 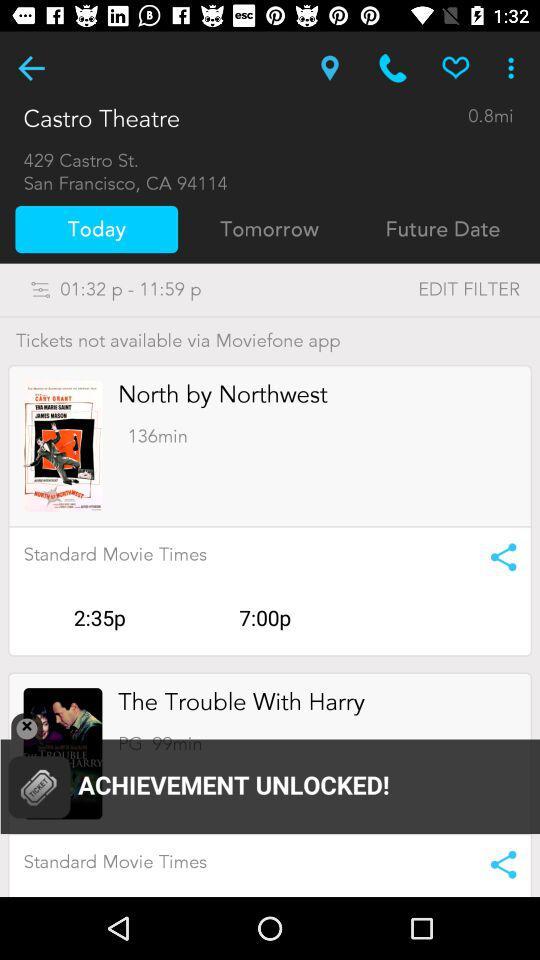 I want to click on achievement box, so click(x=270, y=775).